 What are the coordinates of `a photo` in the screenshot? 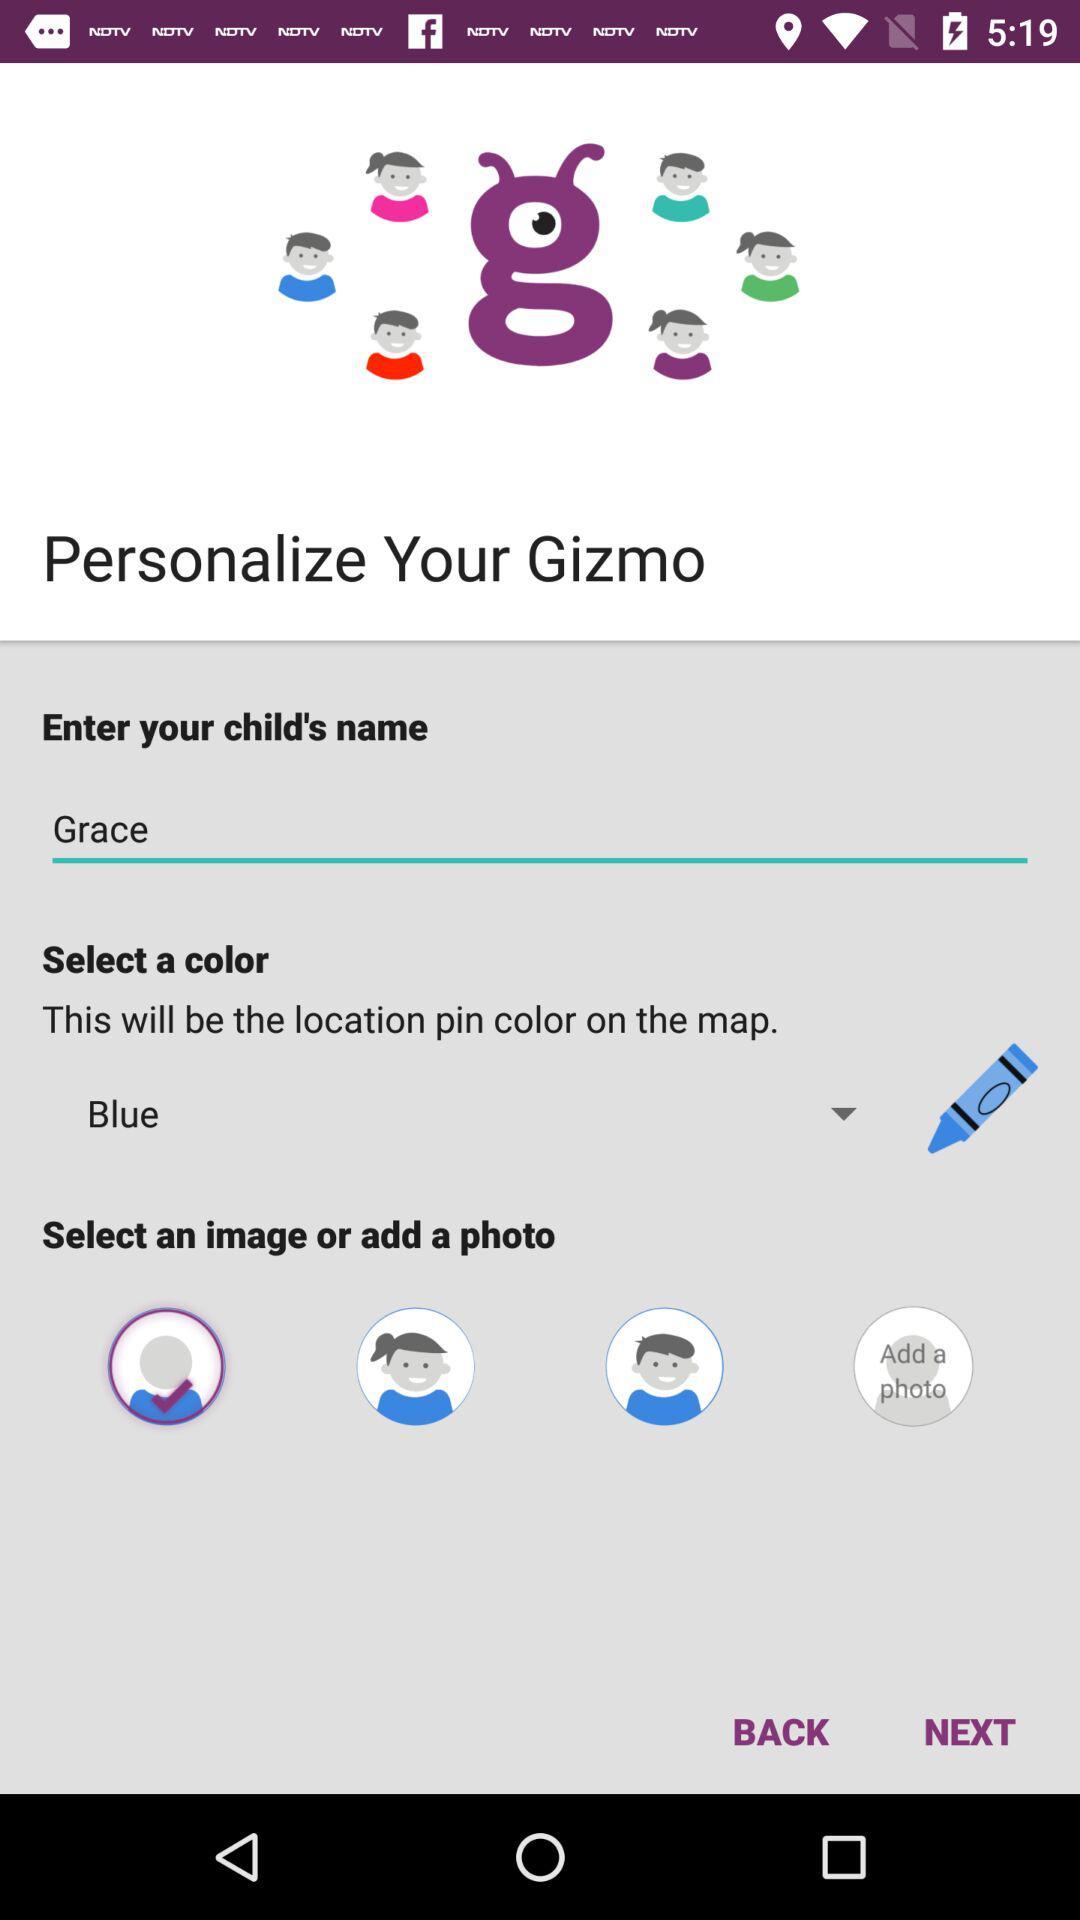 It's located at (913, 1365).